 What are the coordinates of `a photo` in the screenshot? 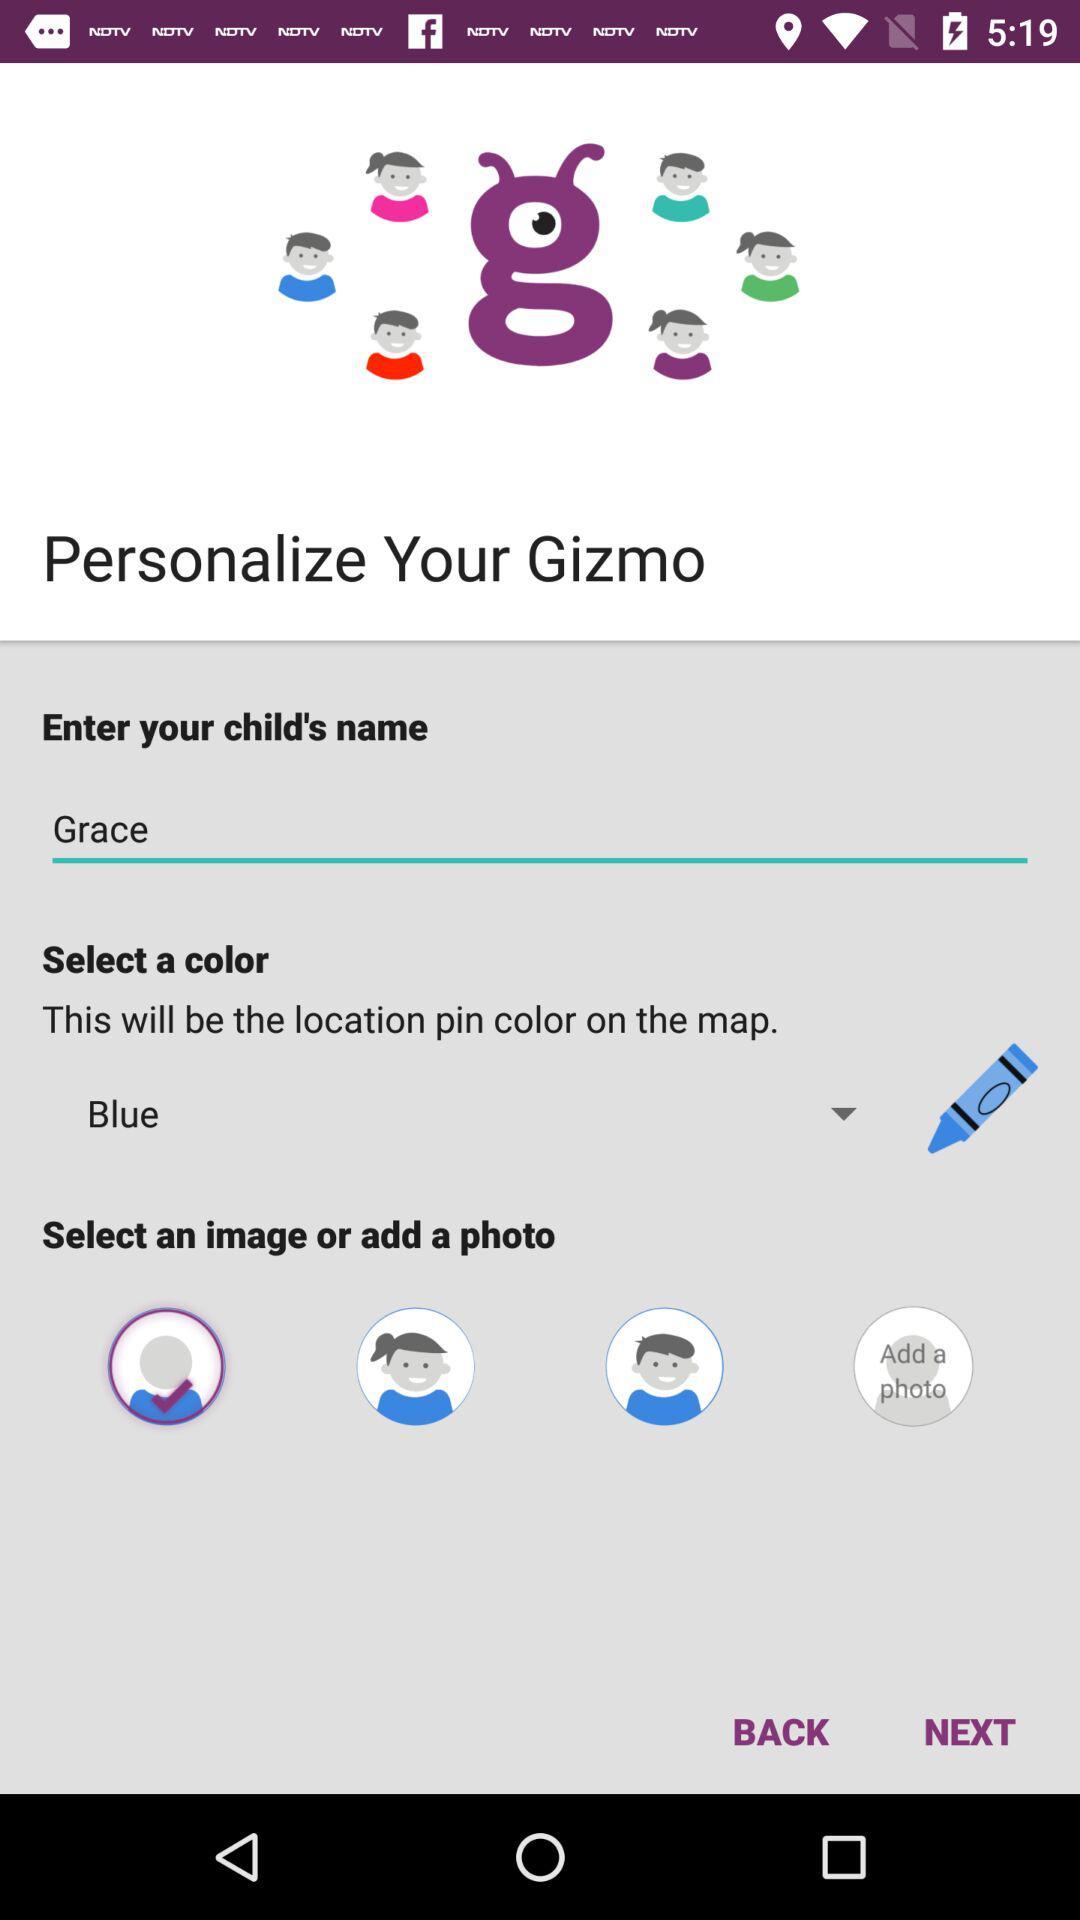 It's located at (913, 1365).